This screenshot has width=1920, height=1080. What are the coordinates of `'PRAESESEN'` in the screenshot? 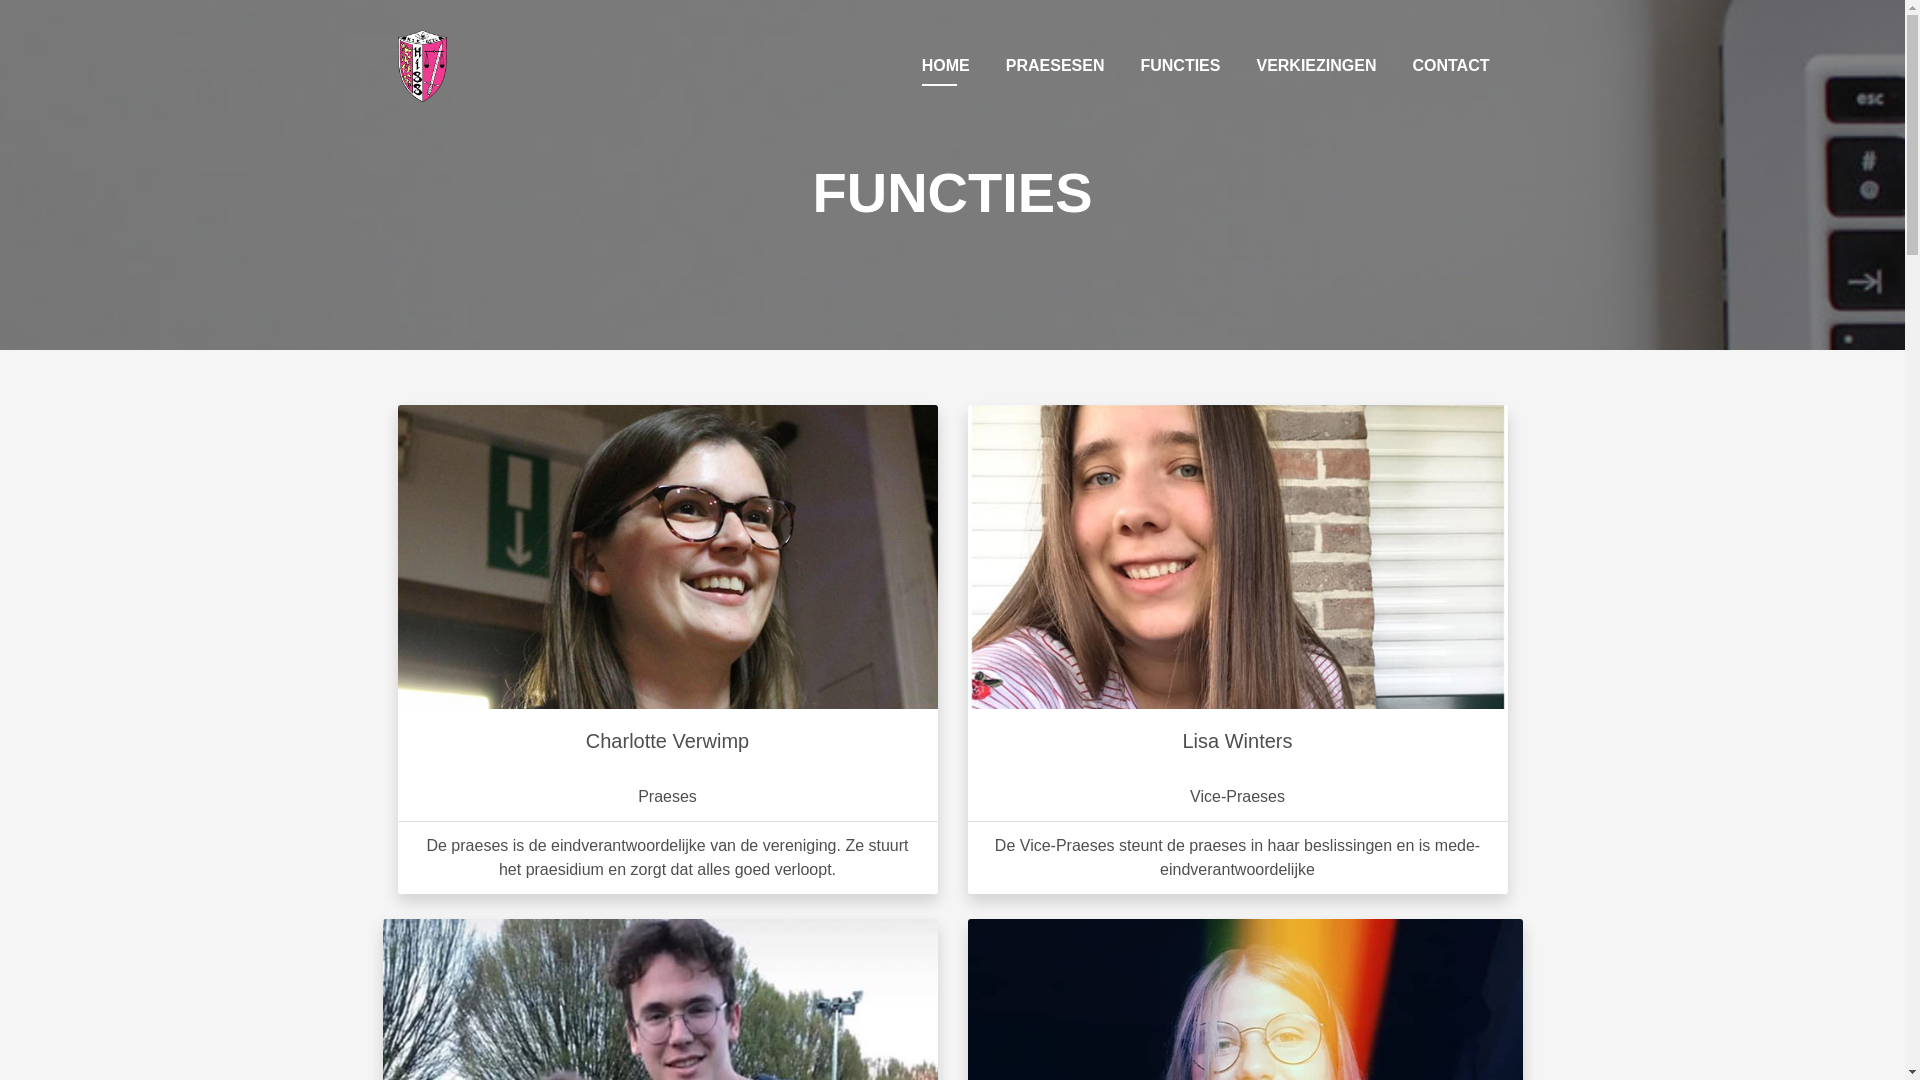 It's located at (1054, 64).